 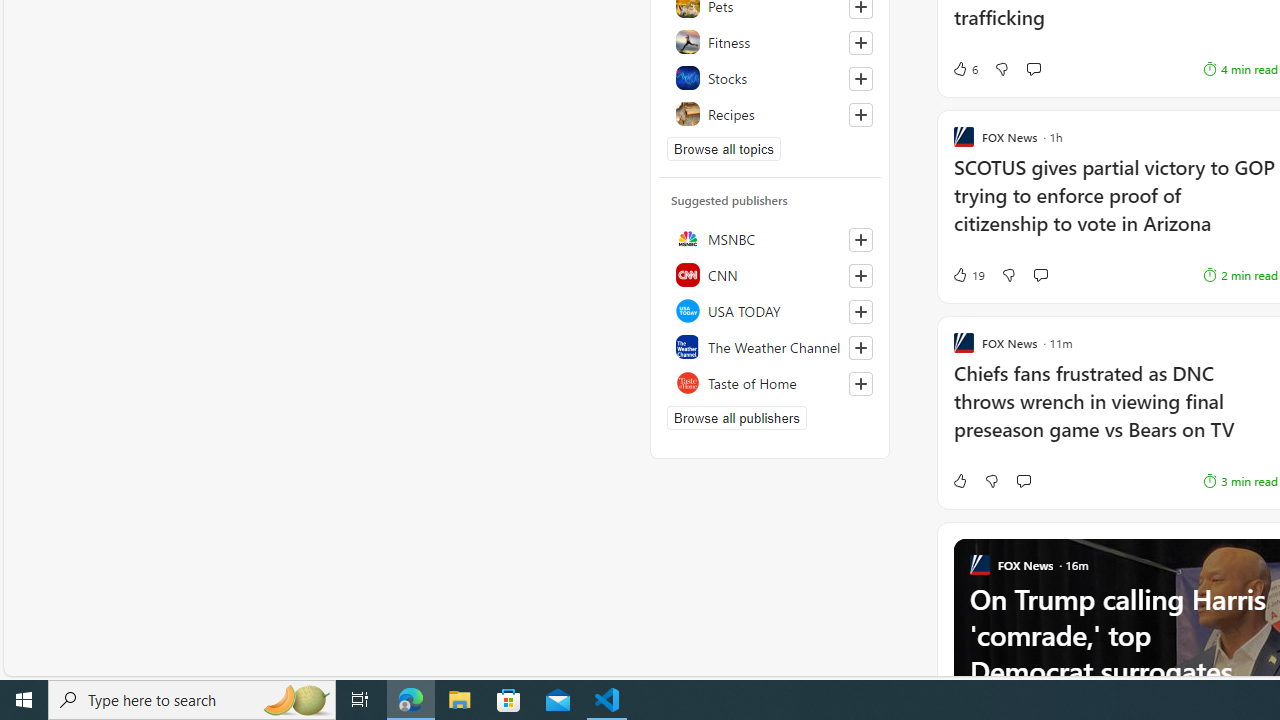 What do you see at coordinates (860, 384) in the screenshot?
I see `'Follow this source'` at bounding box center [860, 384].